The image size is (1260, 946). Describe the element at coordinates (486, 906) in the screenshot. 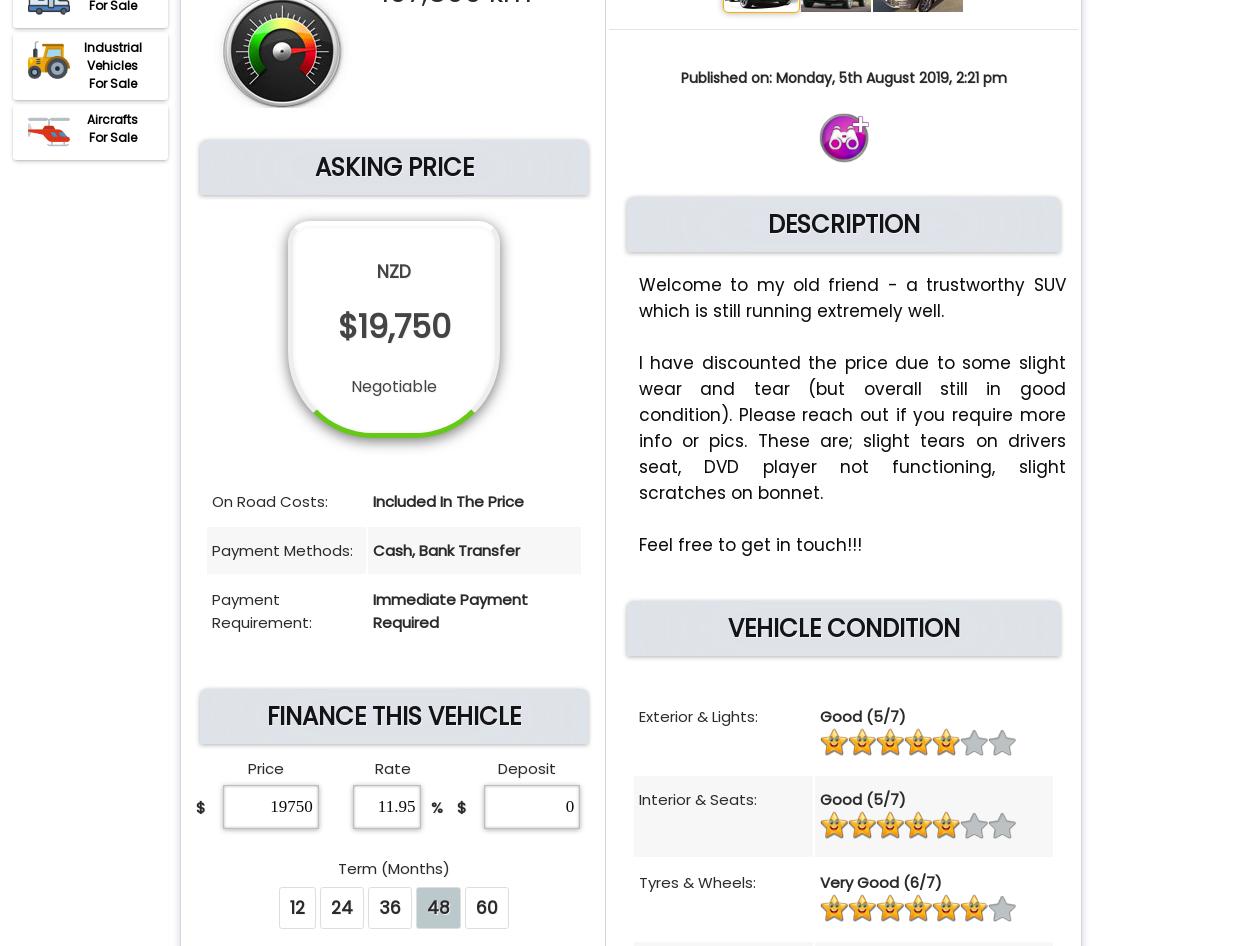

I see `'60'` at that location.